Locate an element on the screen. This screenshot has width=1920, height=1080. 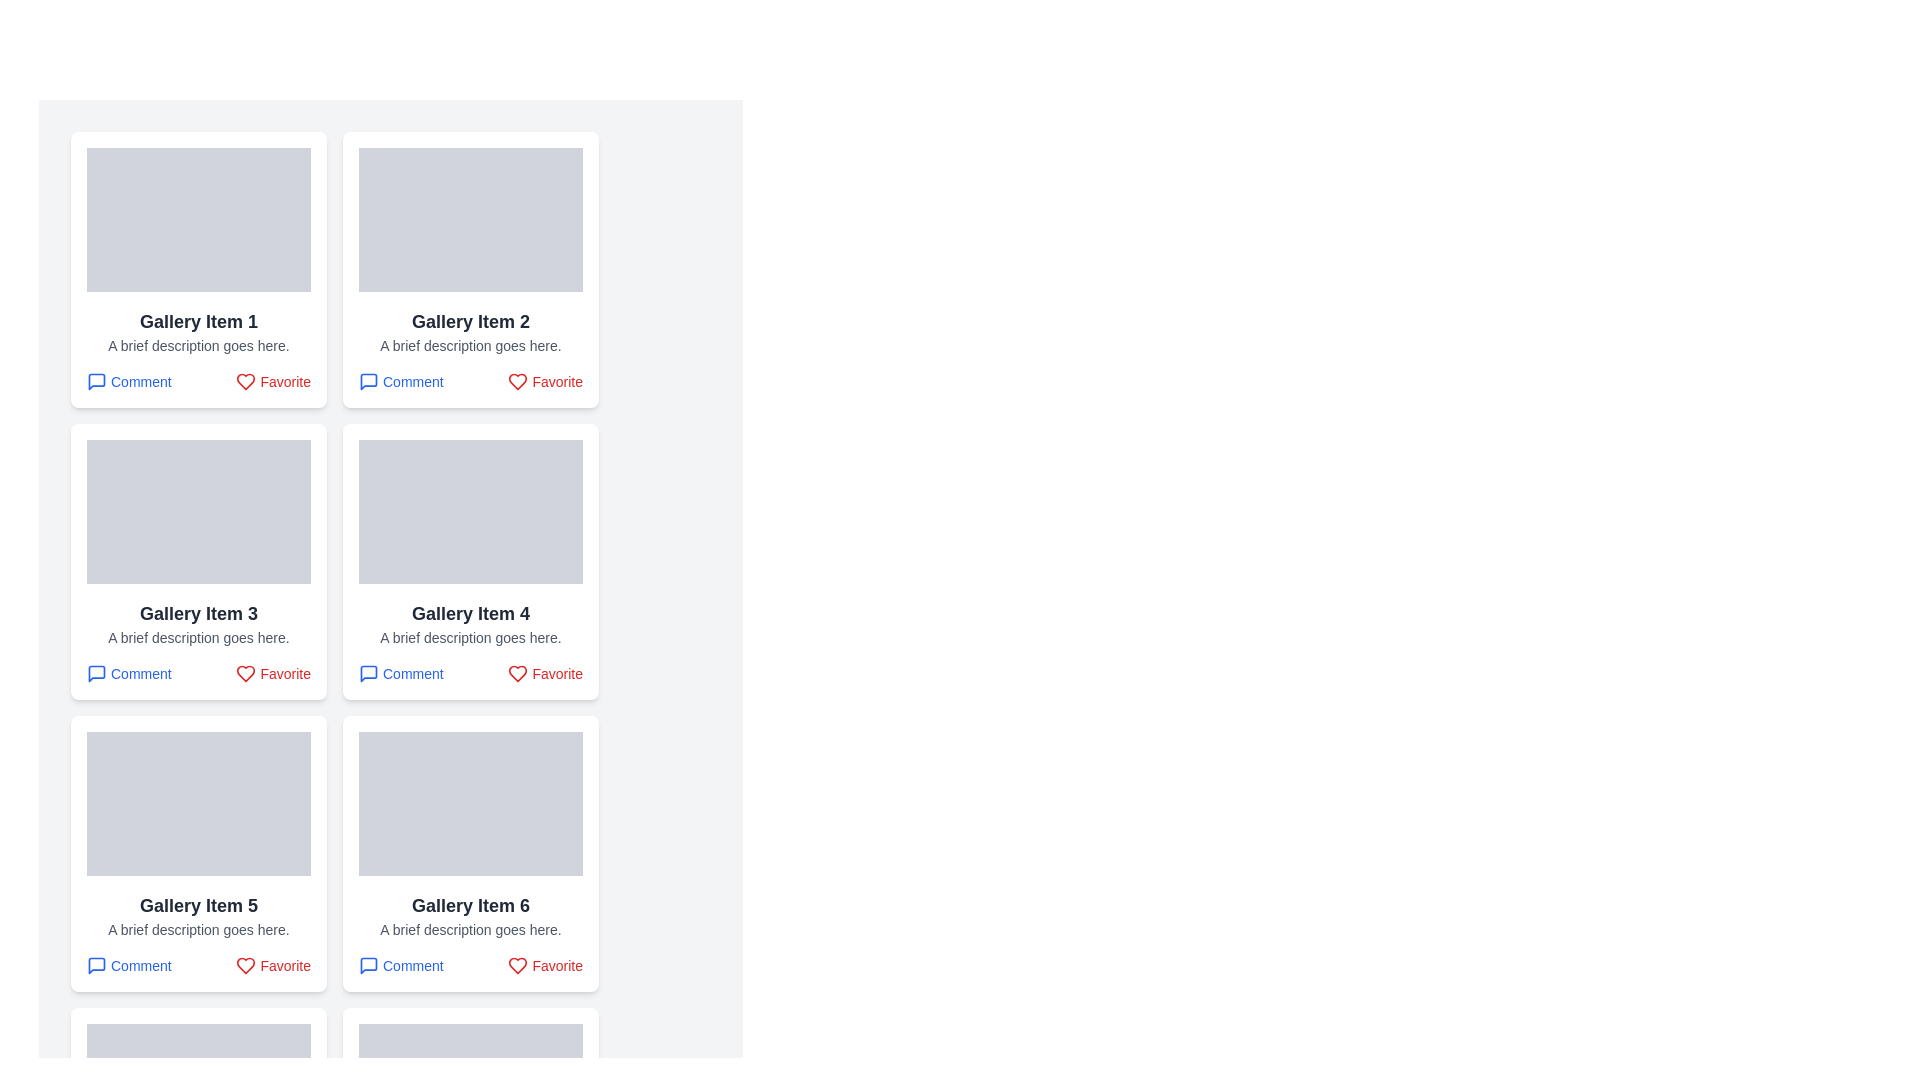
the decorative comment icon located to the left of the 'Comment' text in the interactive section beneath the 'Gallery Item 2' card is located at coordinates (369, 381).